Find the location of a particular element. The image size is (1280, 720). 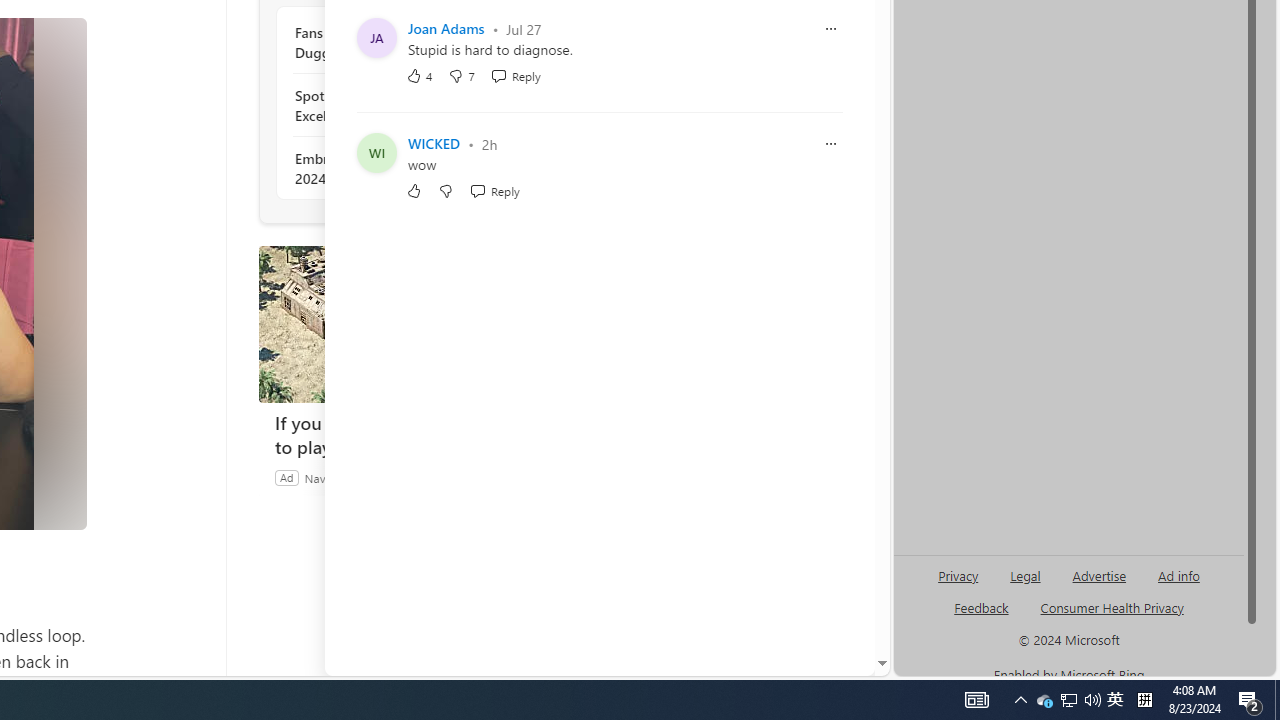

'WICKED' is located at coordinates (433, 143).